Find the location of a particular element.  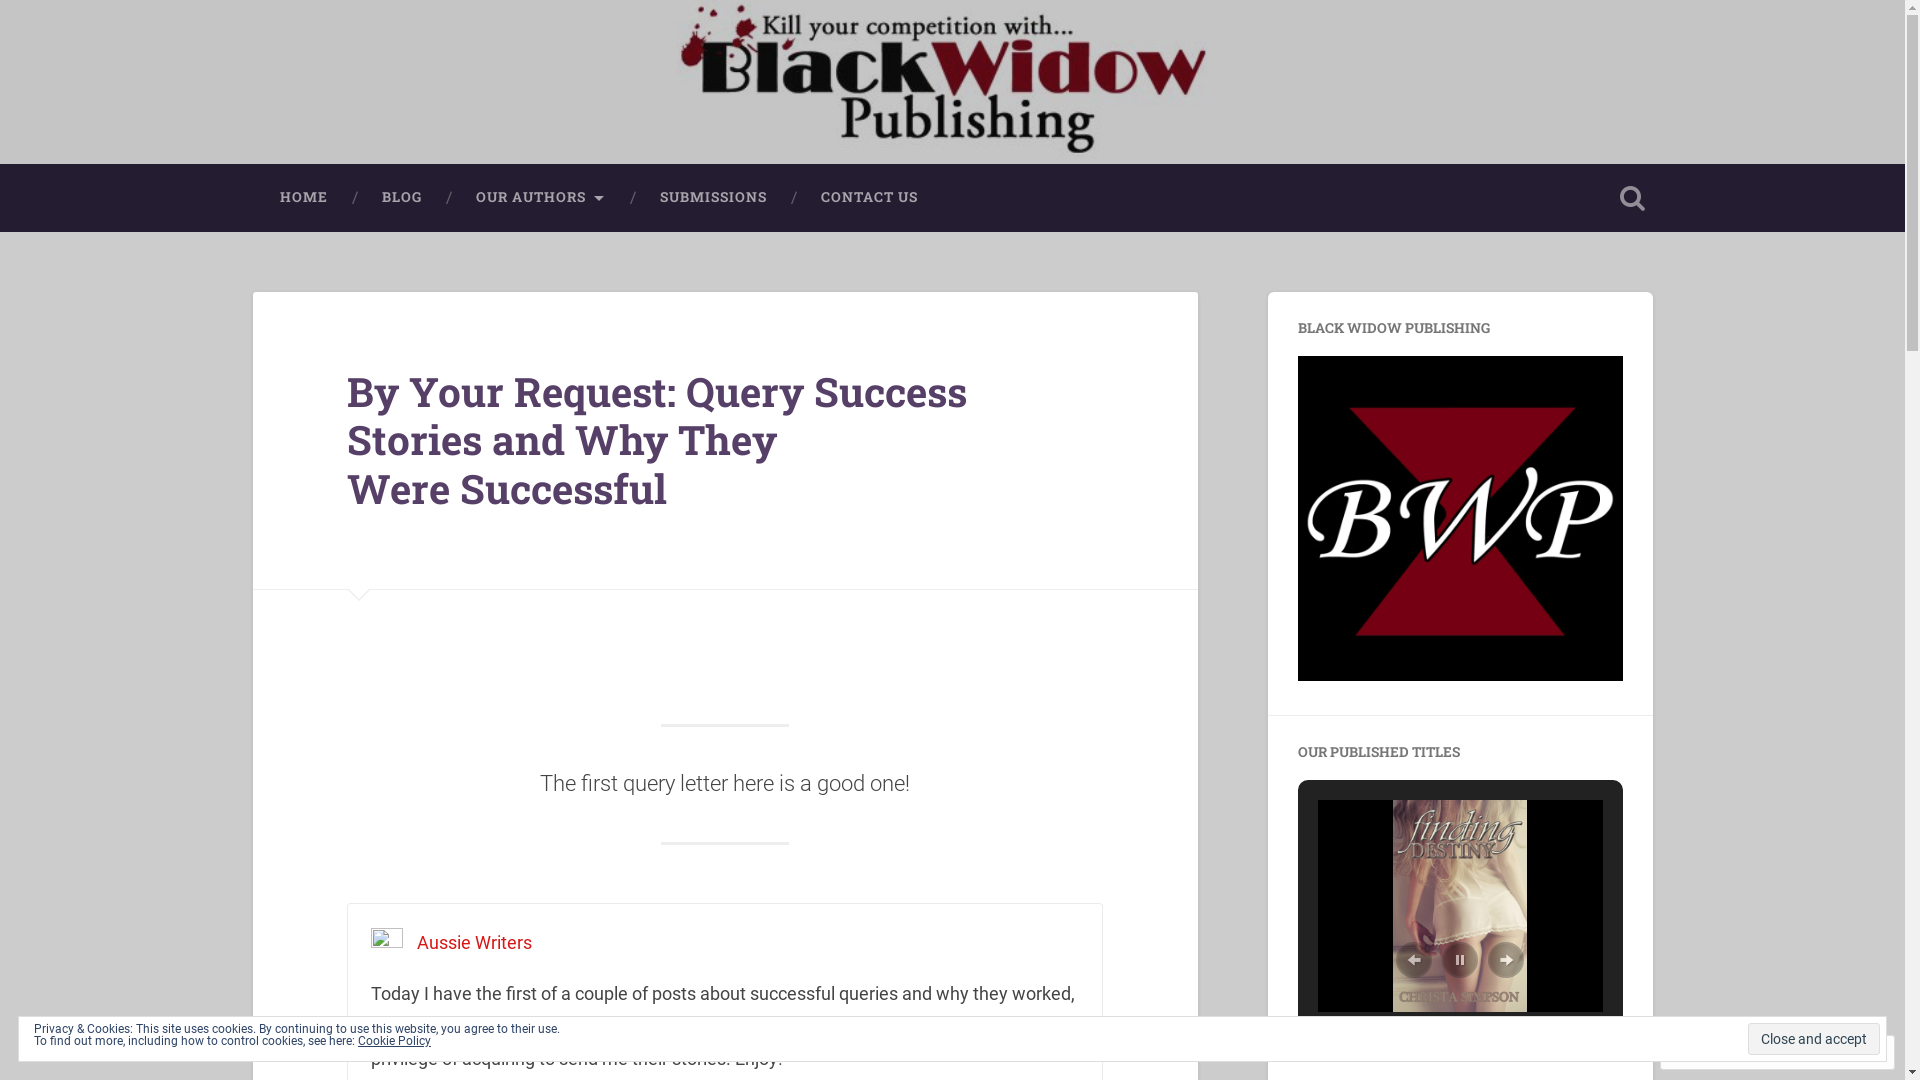

'Open Search' is located at coordinates (1632, 197).